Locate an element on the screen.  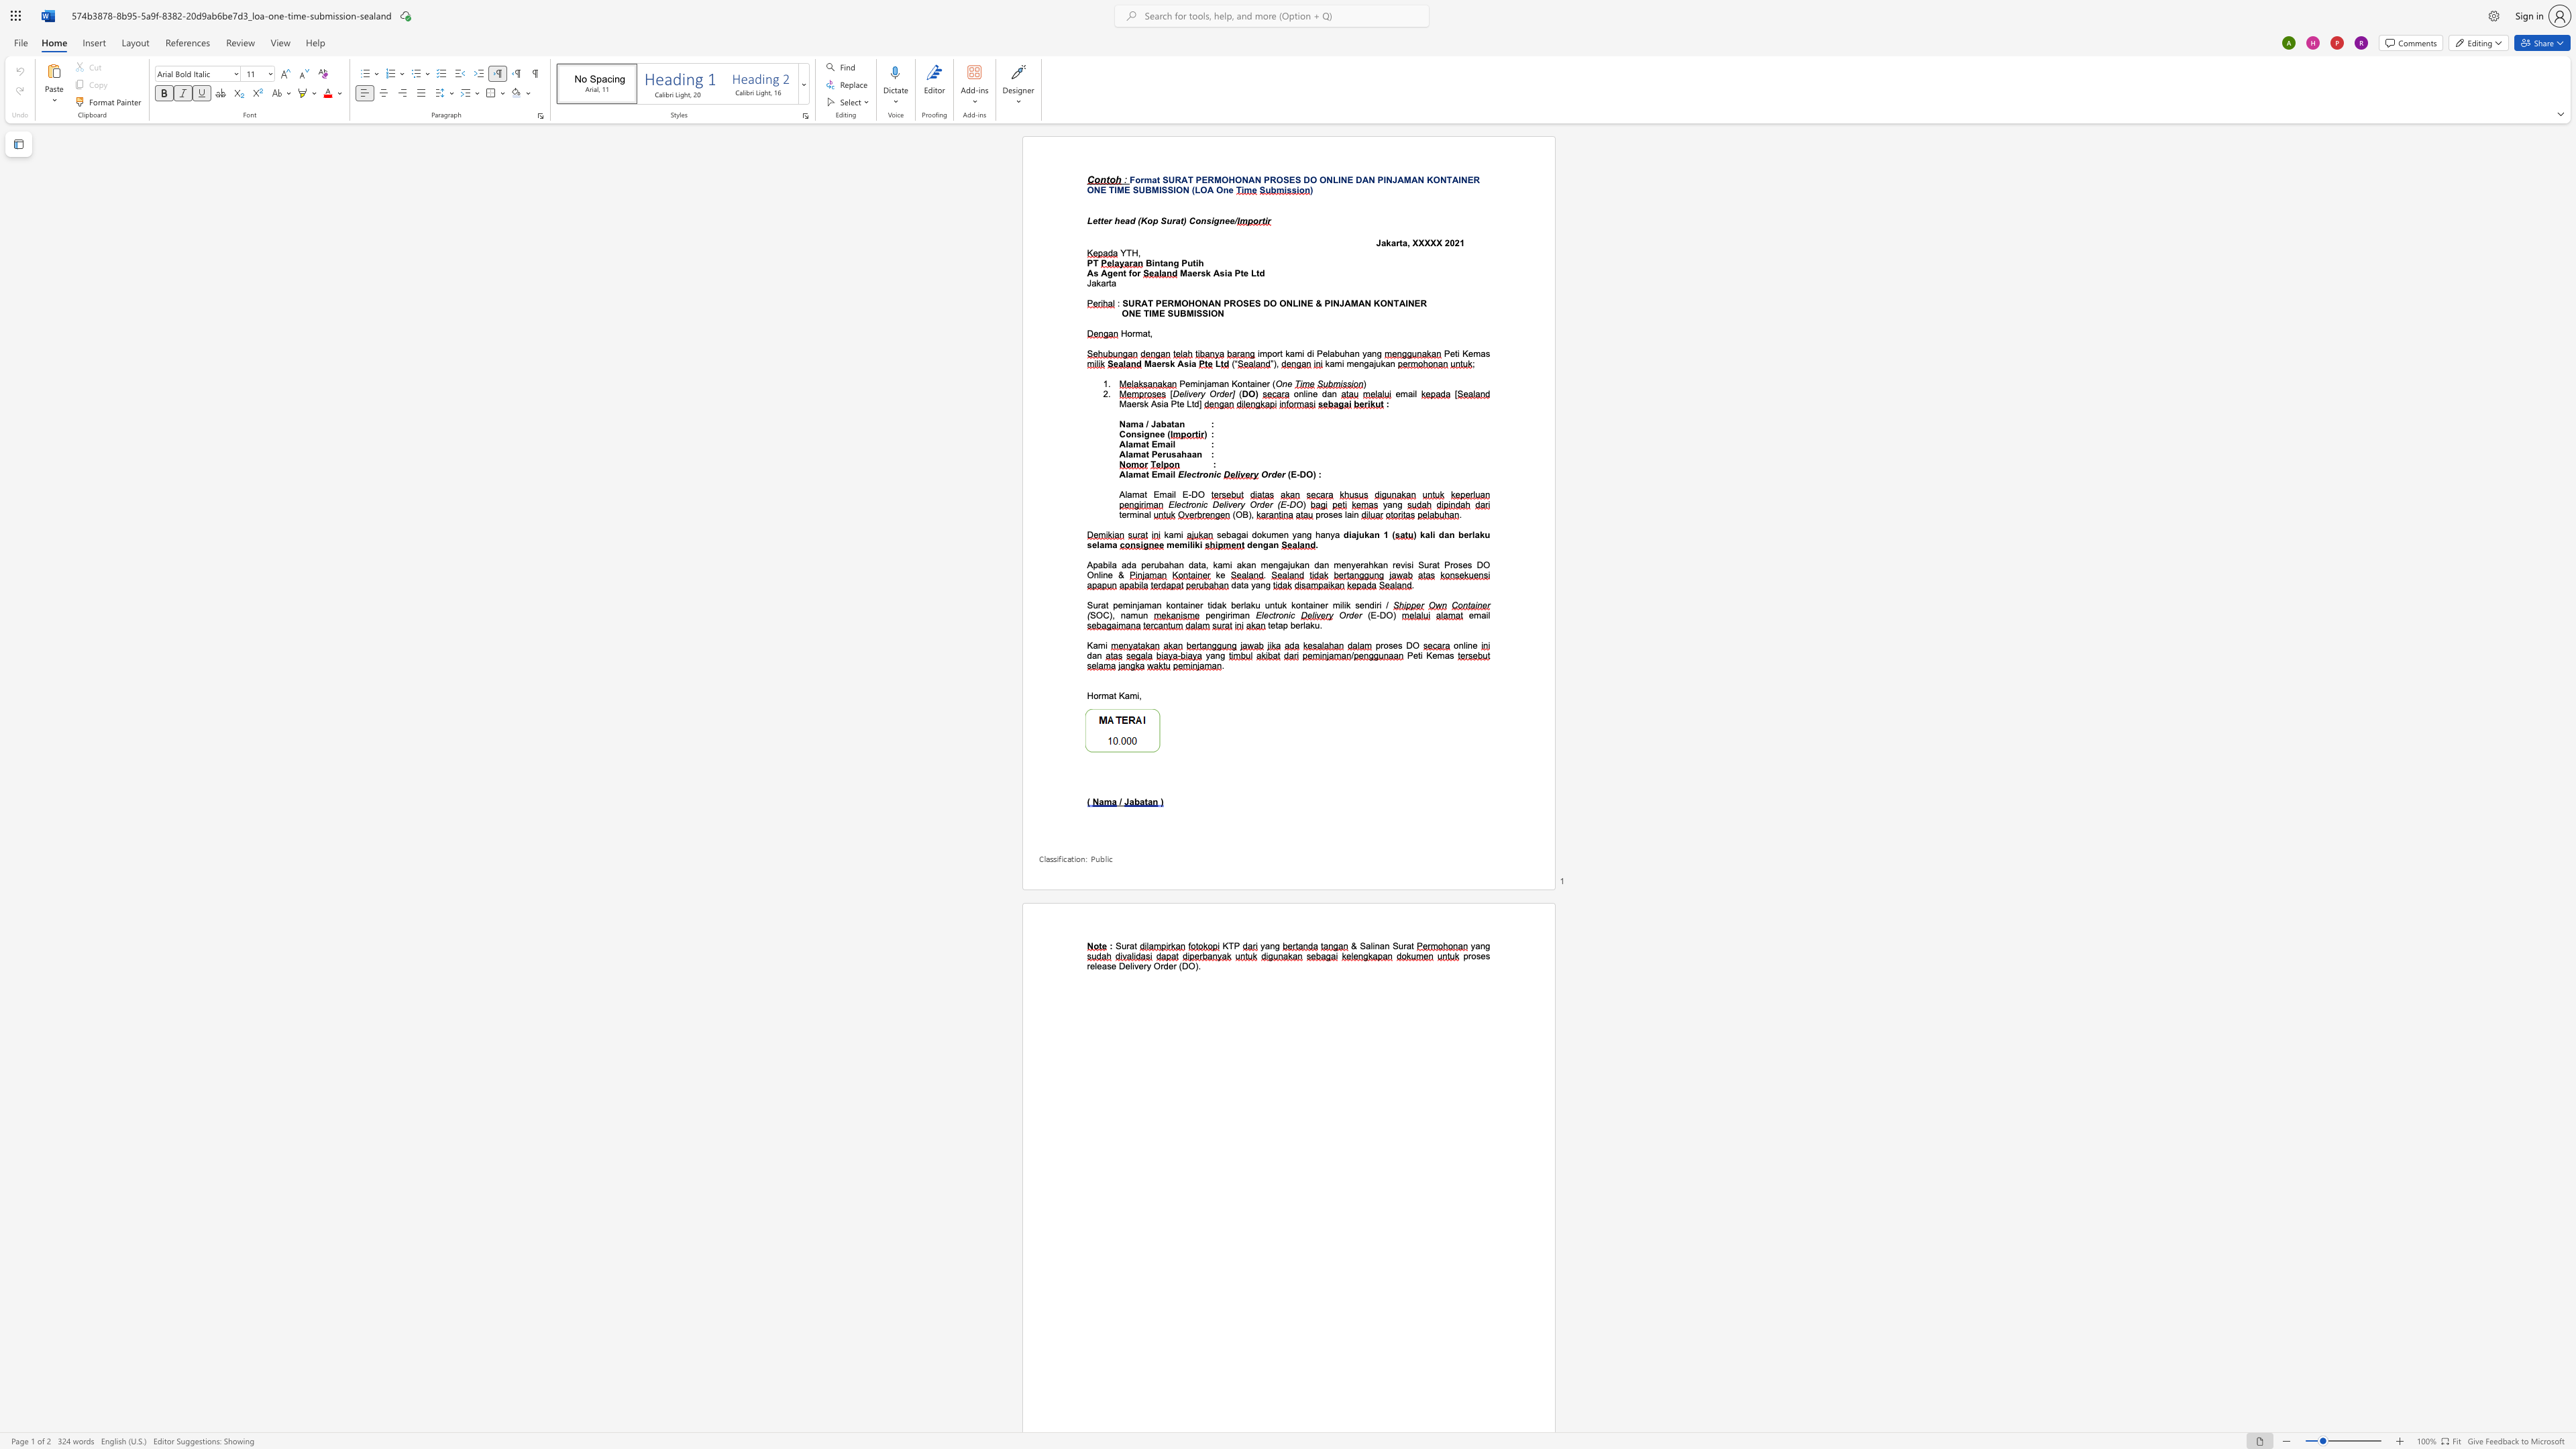
the subset text "AN KO" within the text "SURAT PERMOHONAN PROSES DO ONLINE DAN PINJAMAN KONTAINER" is located at coordinates (1411, 180).